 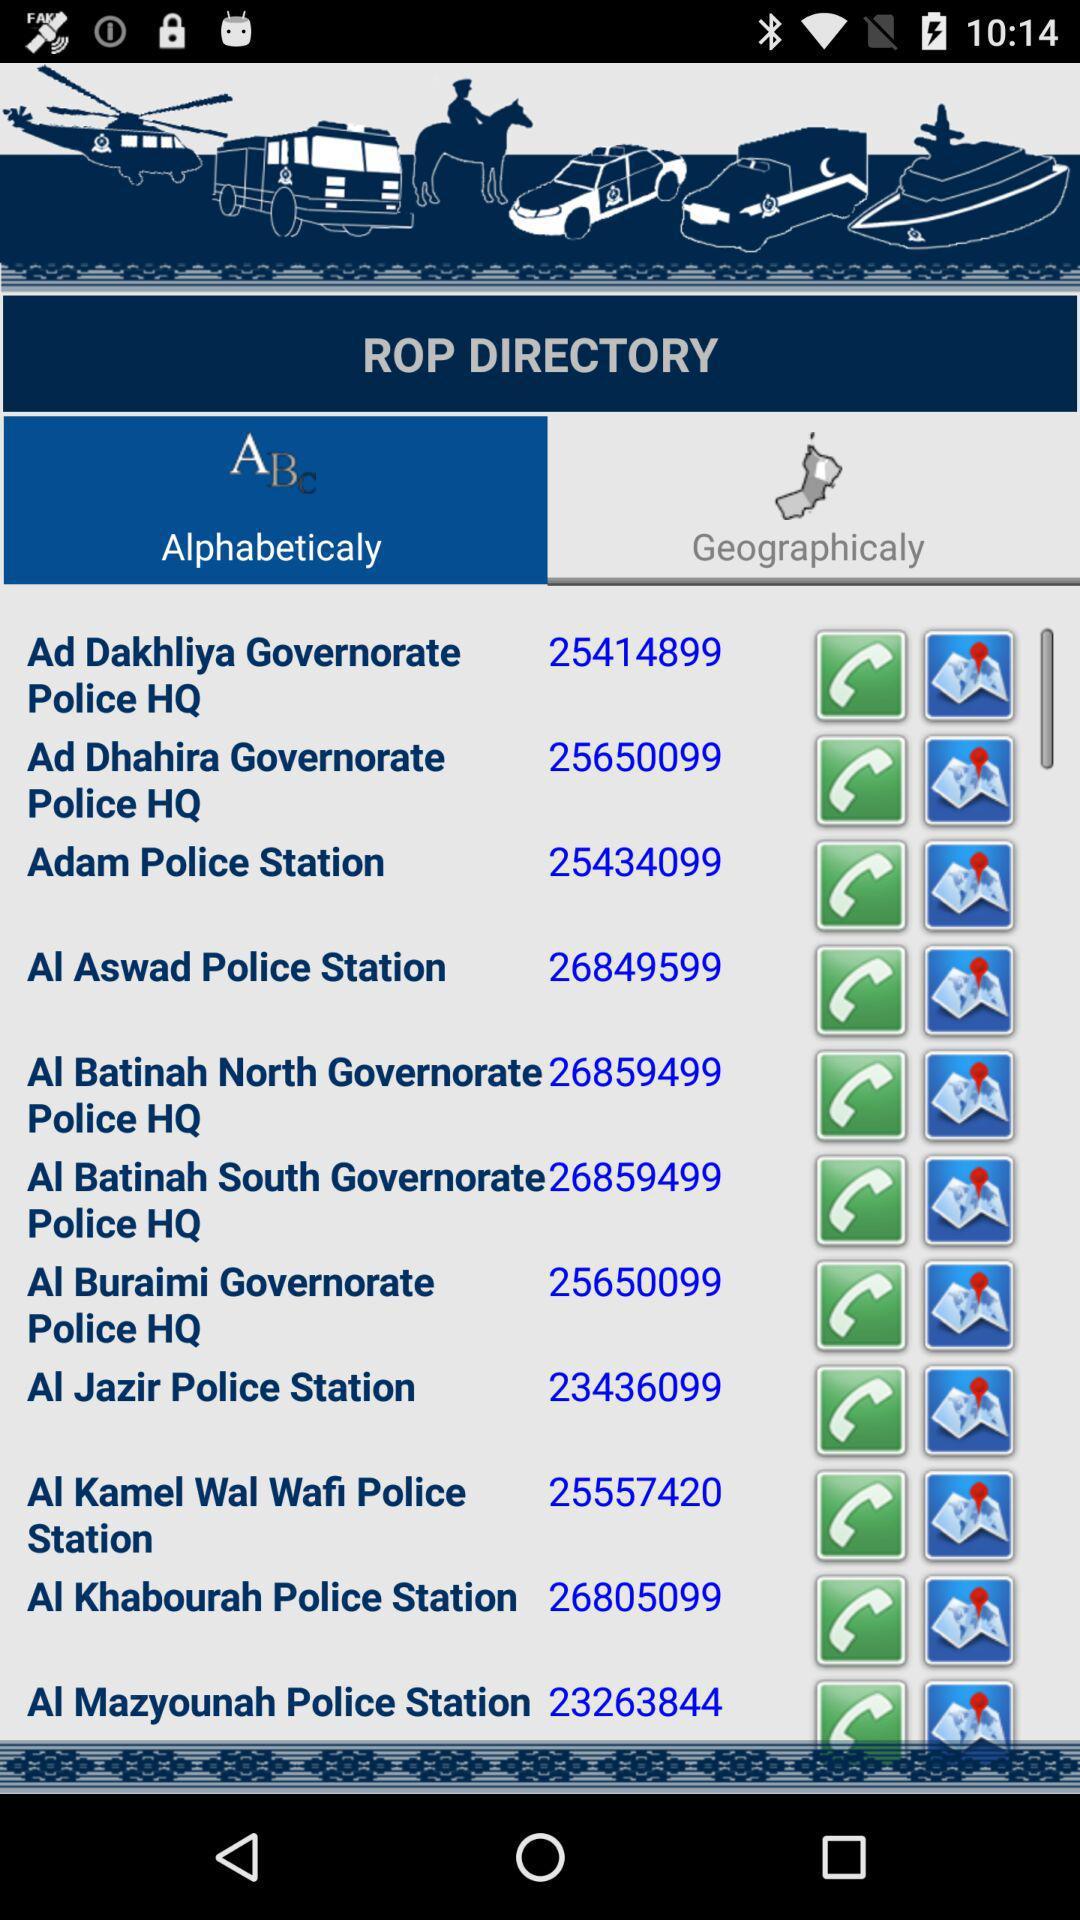 What do you see at coordinates (859, 1621) in the screenshot?
I see `call the police` at bounding box center [859, 1621].